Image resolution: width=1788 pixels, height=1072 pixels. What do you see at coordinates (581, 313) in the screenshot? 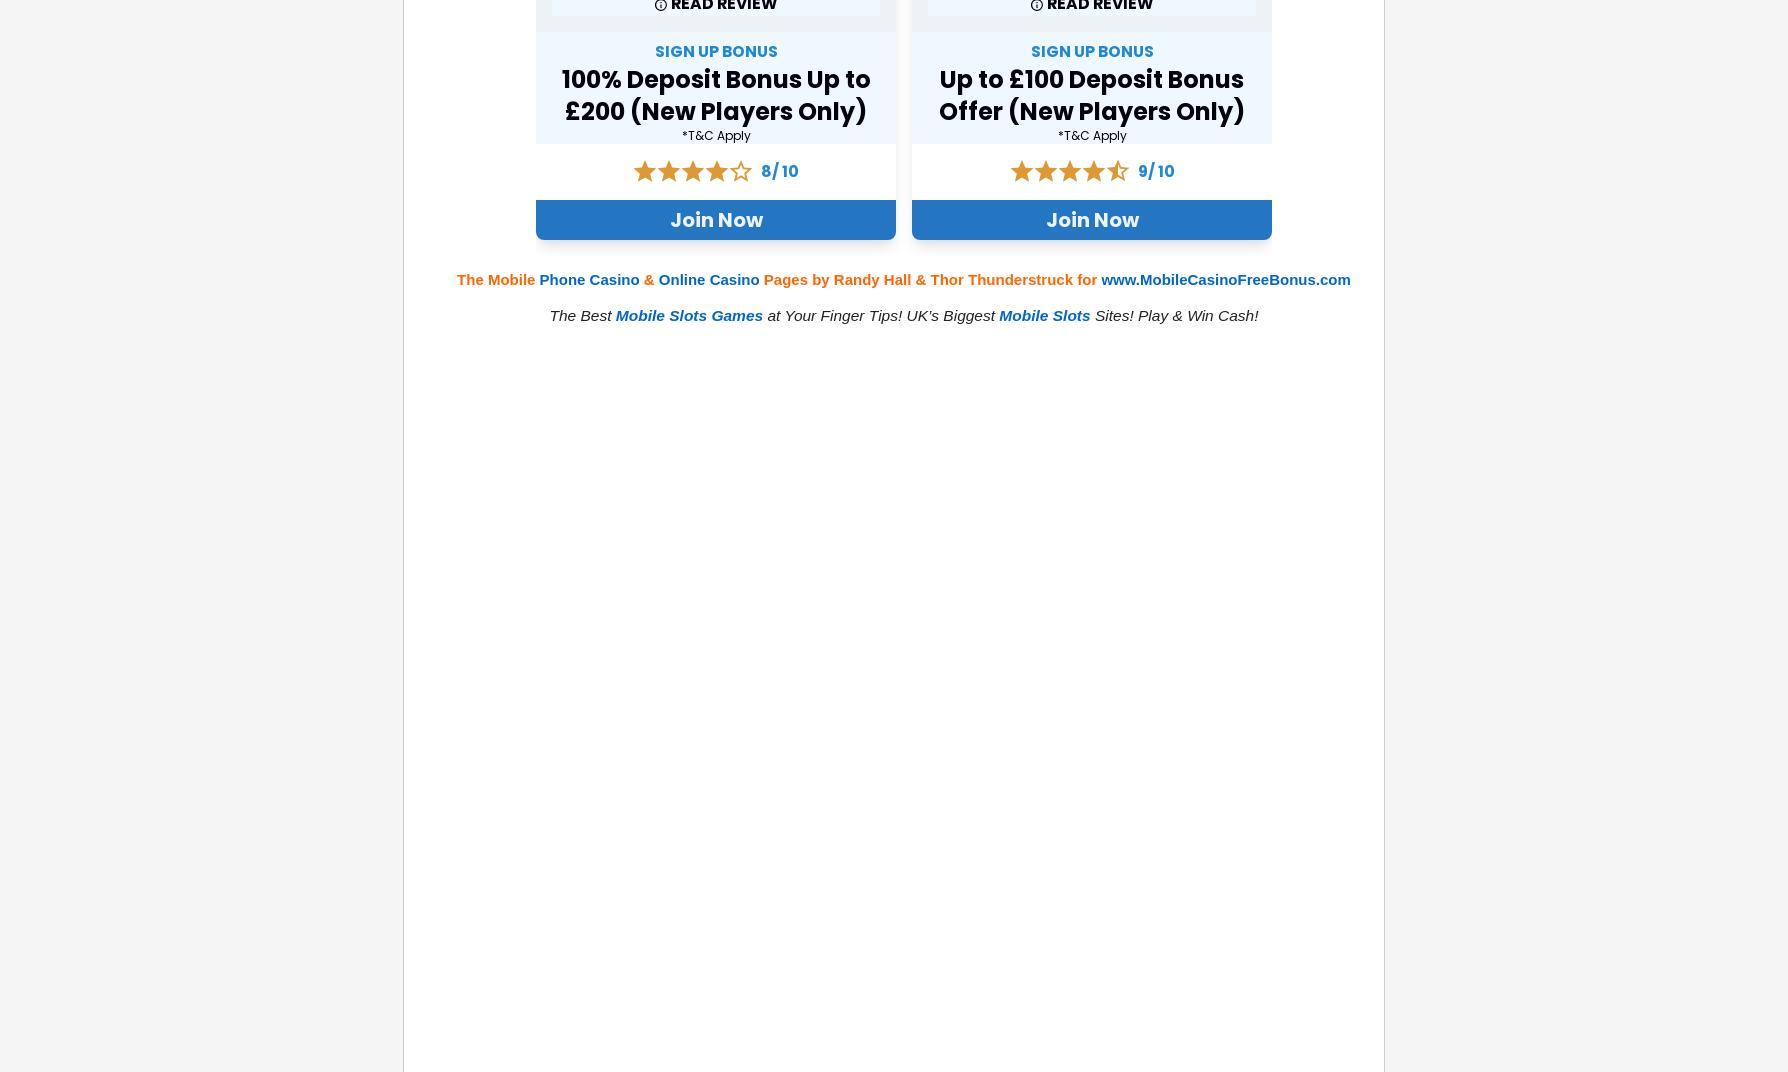
I see `'The Best'` at bounding box center [581, 313].